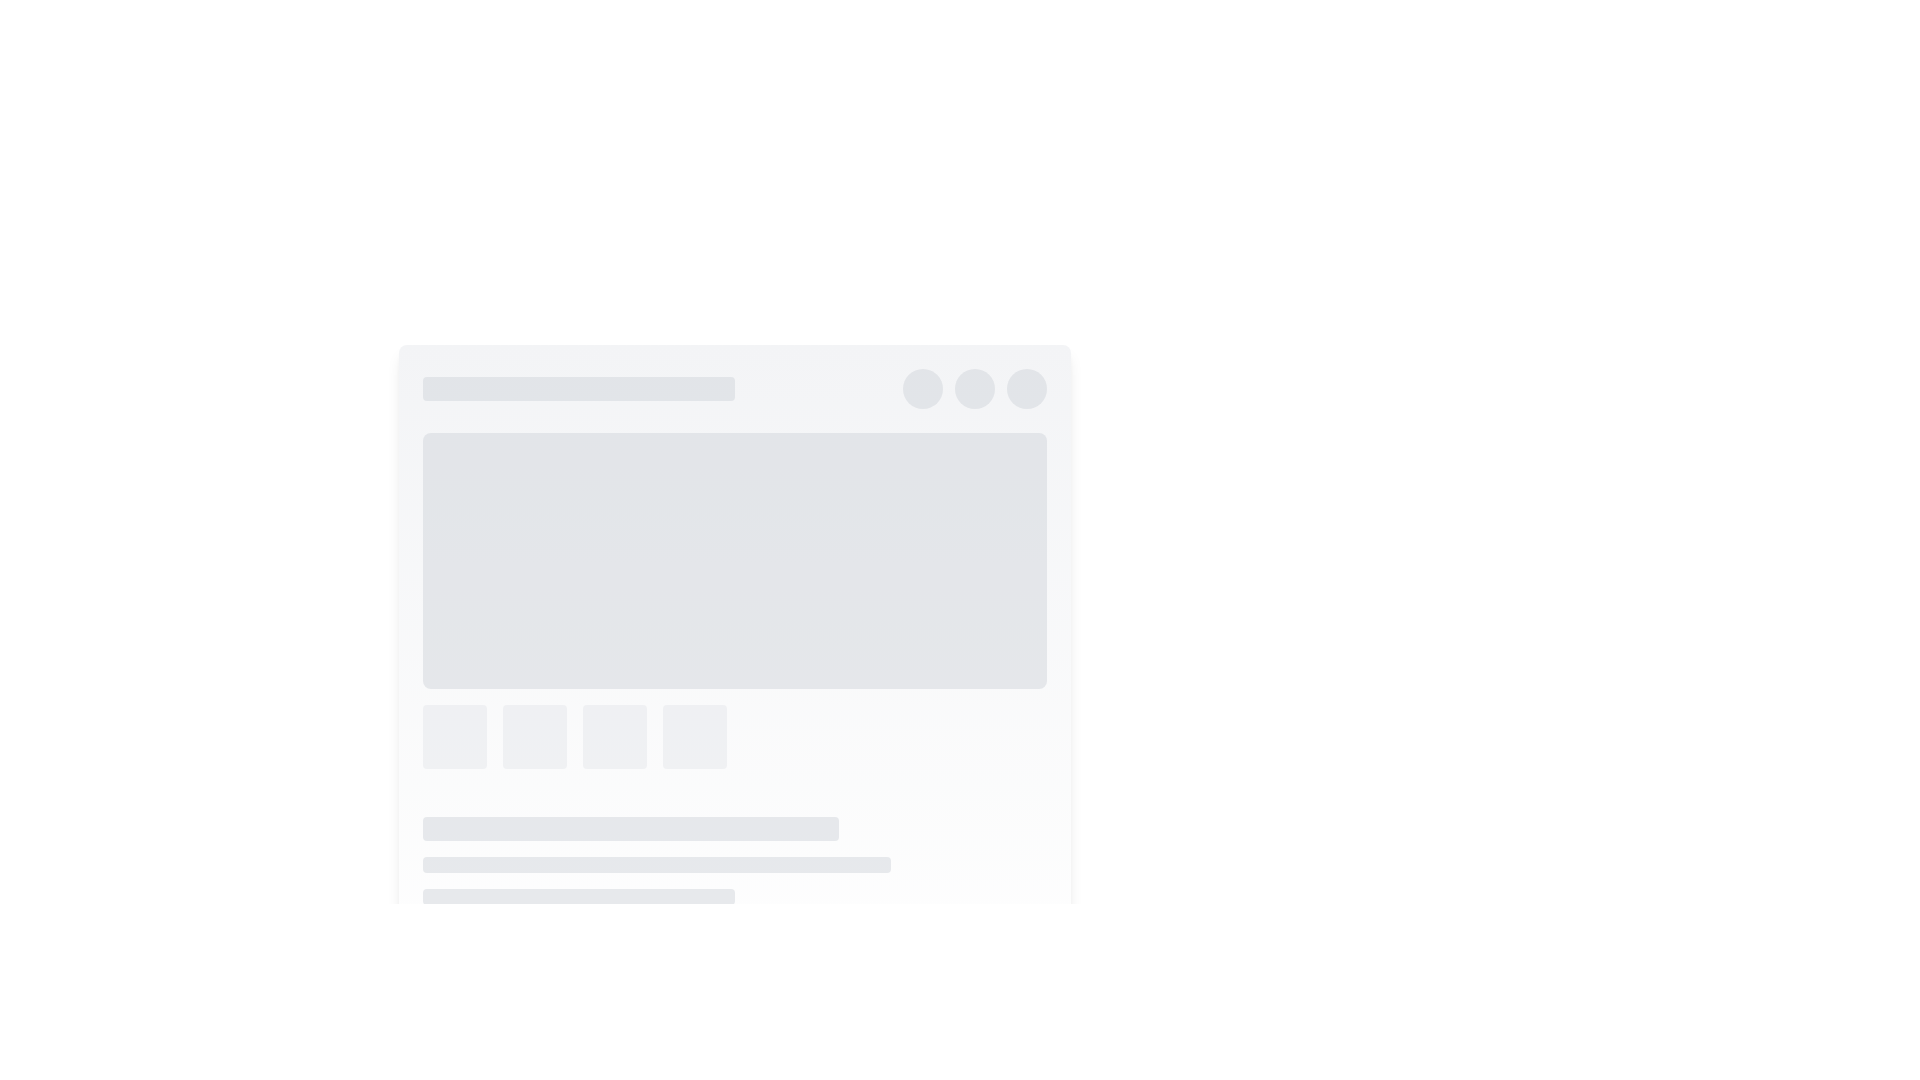 The width and height of the screenshot is (1920, 1080). Describe the element at coordinates (577, 389) in the screenshot. I see `the static visual placeholder or decorative line, which is a rectangular bar with a light gray background and rounded shape, located at the top section of the layout` at that location.